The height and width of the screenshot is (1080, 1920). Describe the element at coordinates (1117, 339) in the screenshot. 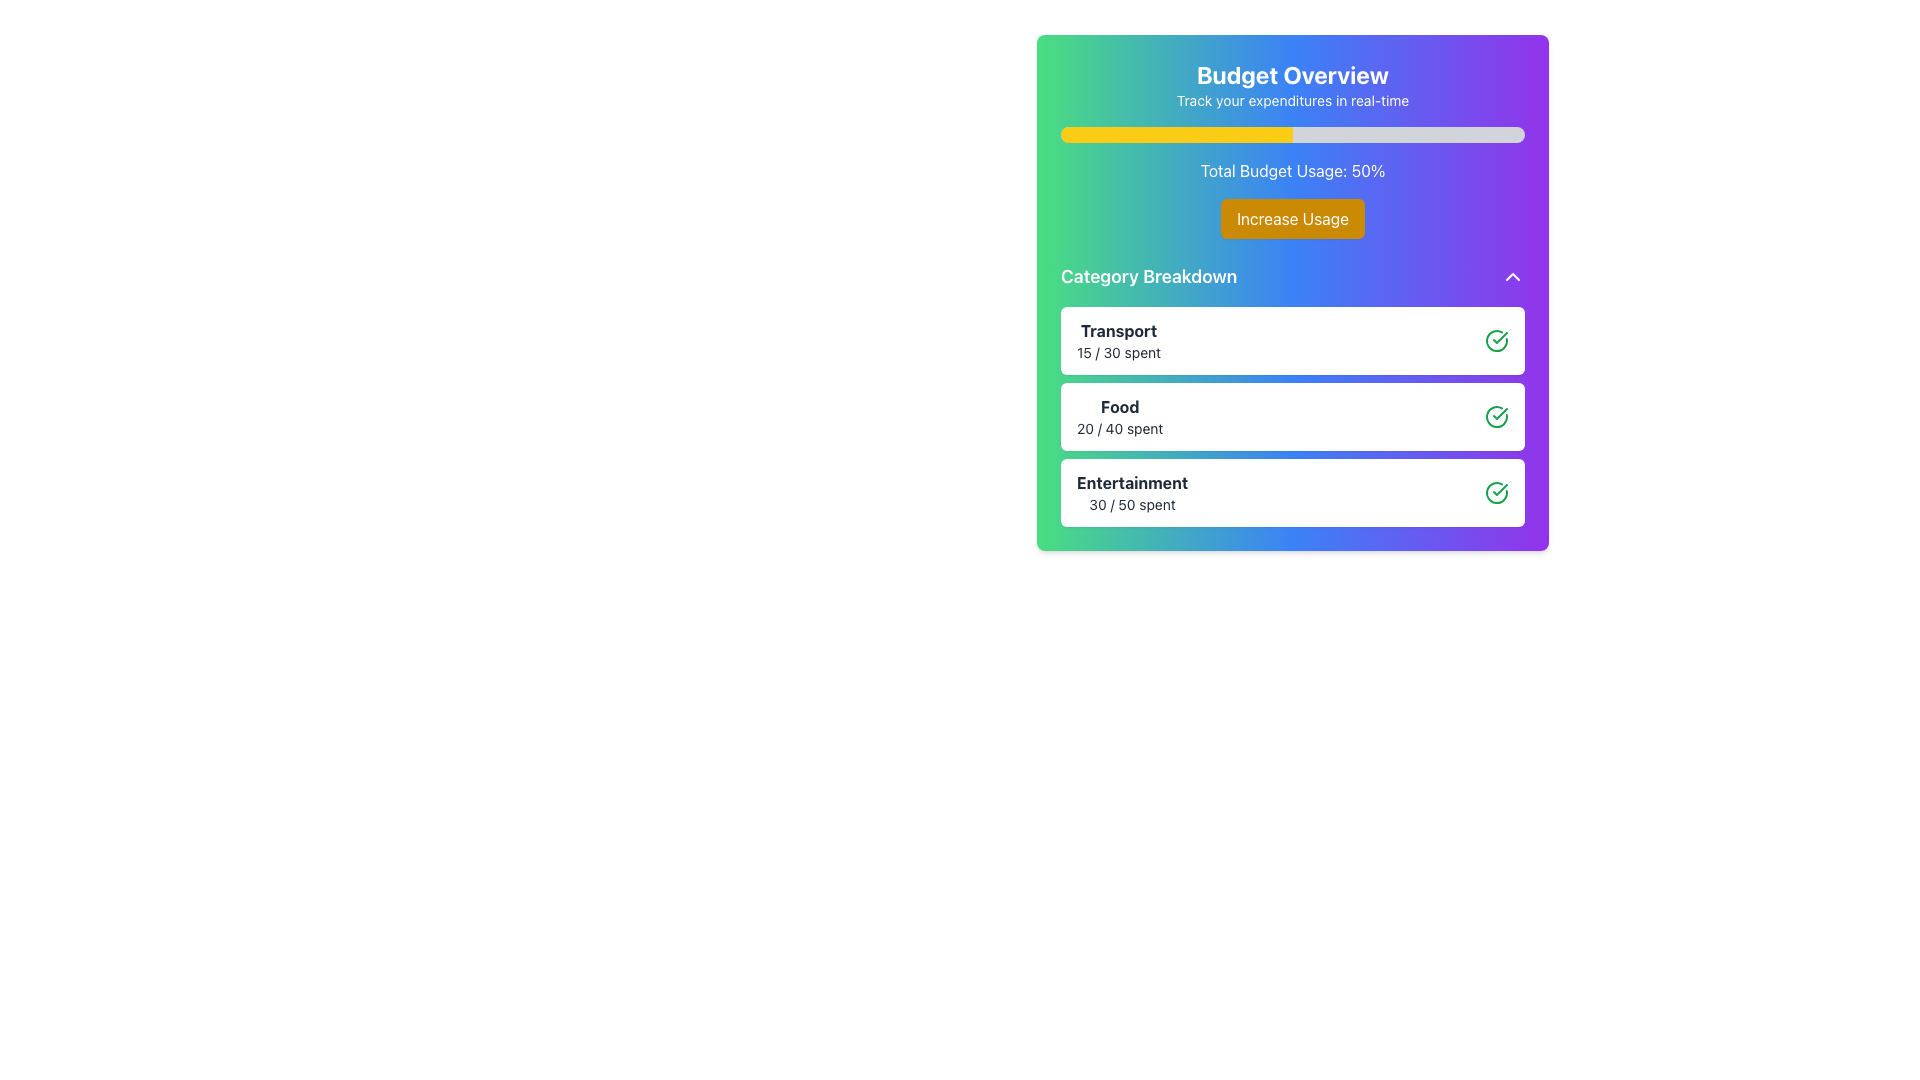

I see `the static text display that shows 'Transport' and '15 / 30 spent' in the first row under 'Category Breakdown'` at that location.